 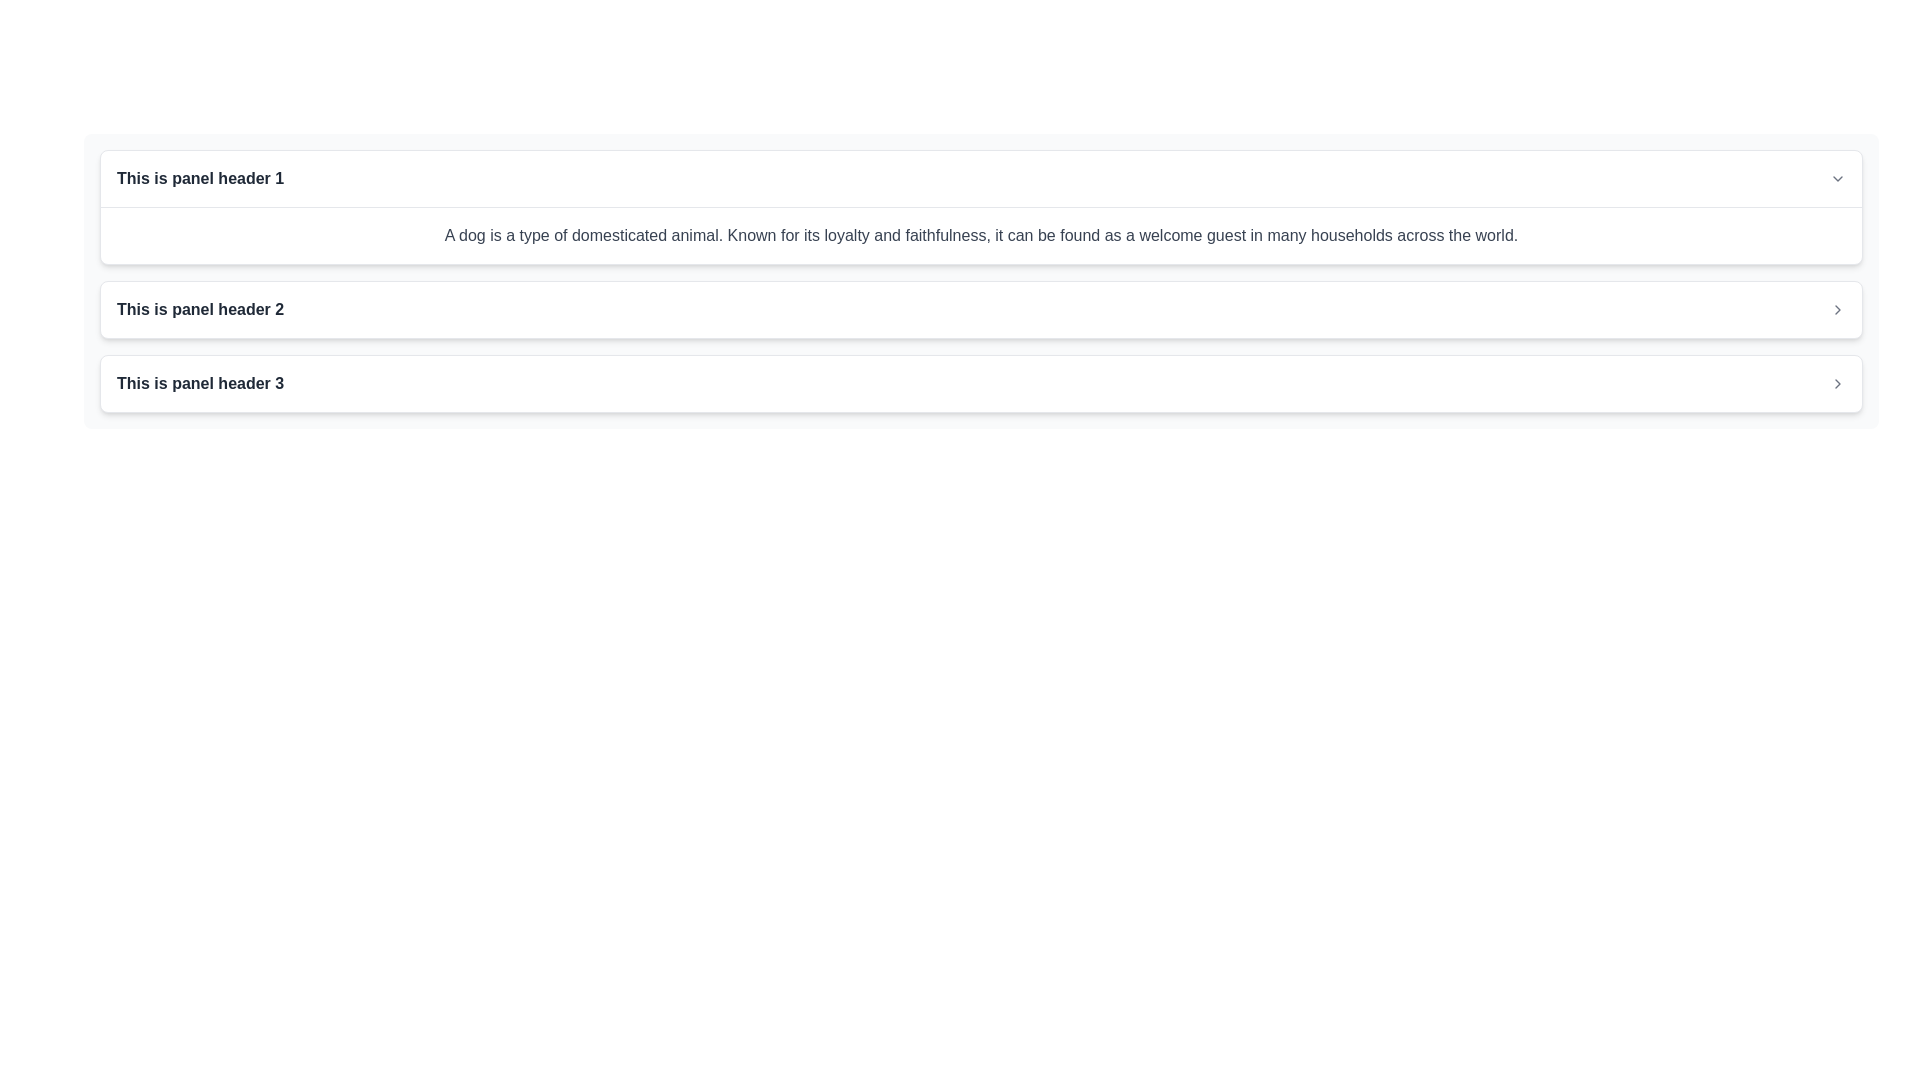 What do you see at coordinates (1838, 309) in the screenshot?
I see `the right-facing chevron icon located at the top-right corner of the panel header labeled 'This is panel header 2'` at bounding box center [1838, 309].